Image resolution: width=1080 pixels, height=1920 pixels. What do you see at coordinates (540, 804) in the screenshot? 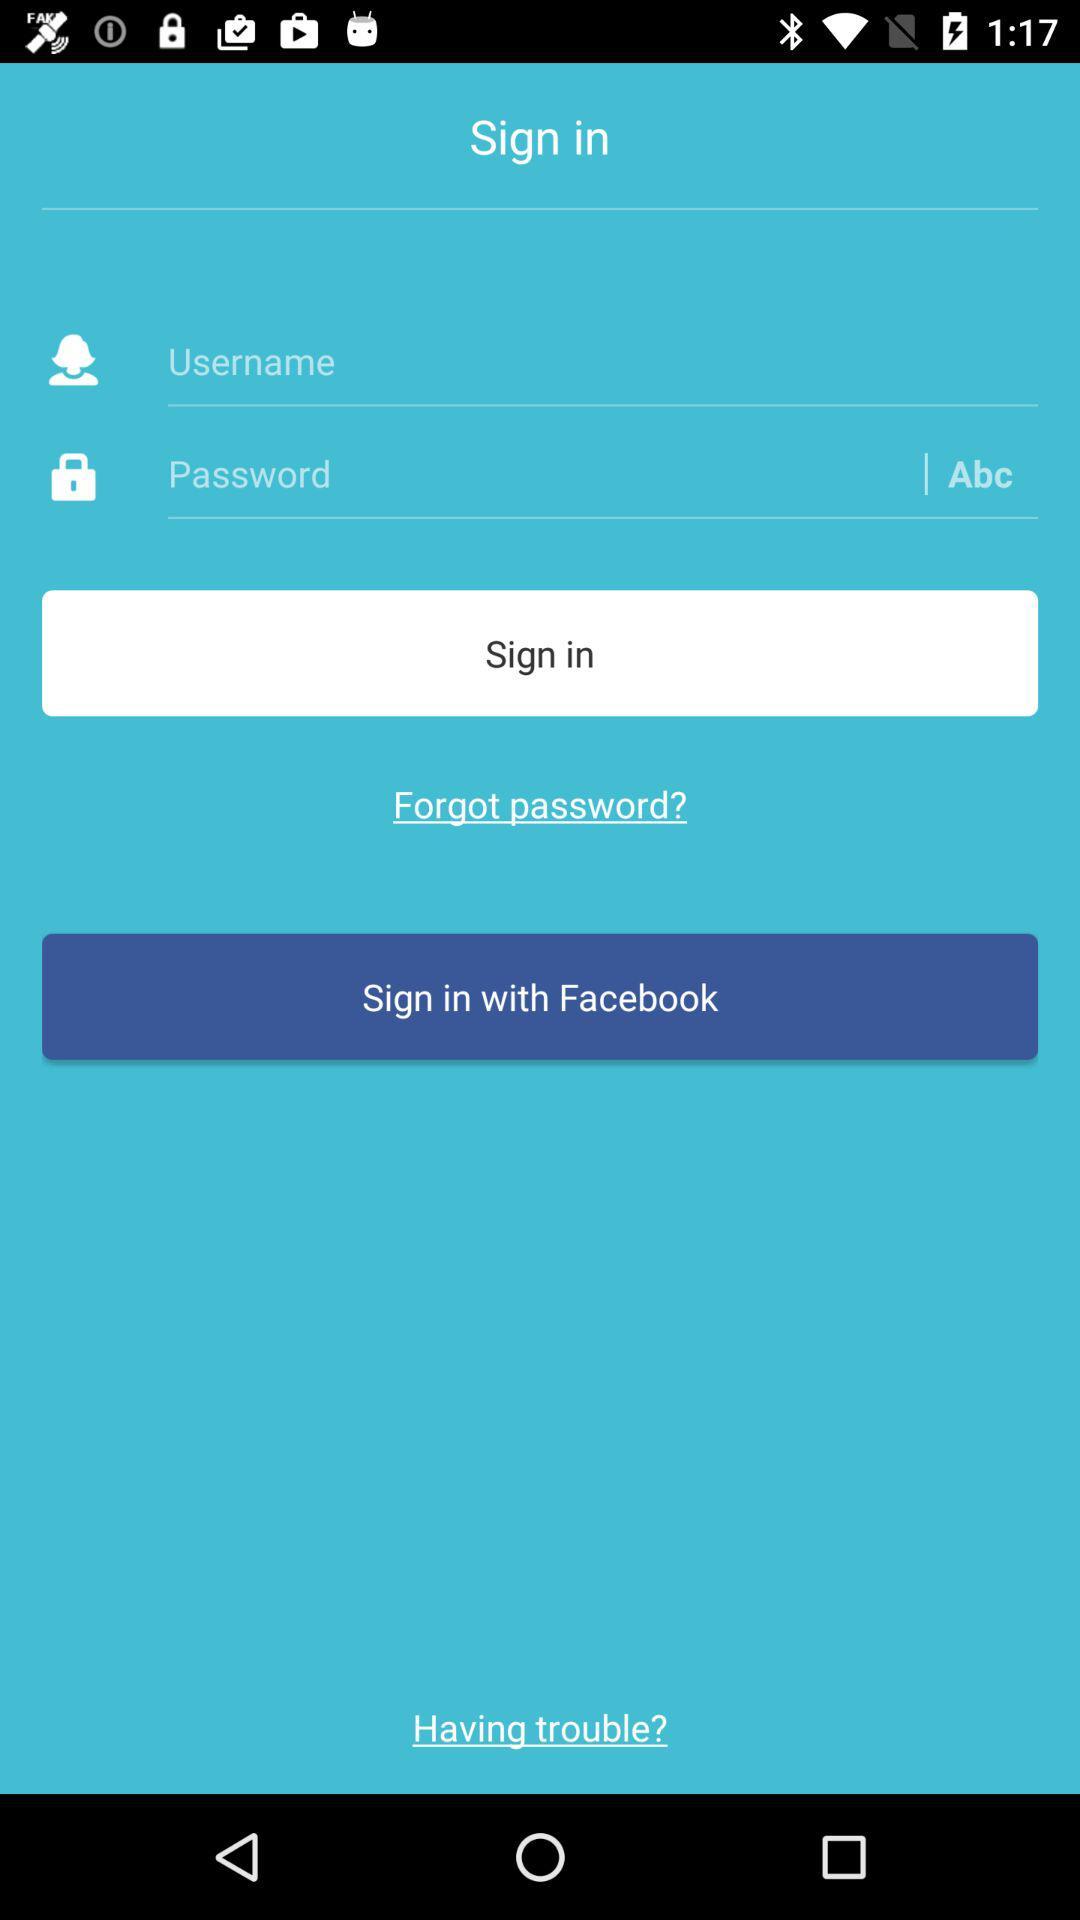
I see `forgot password? icon` at bounding box center [540, 804].